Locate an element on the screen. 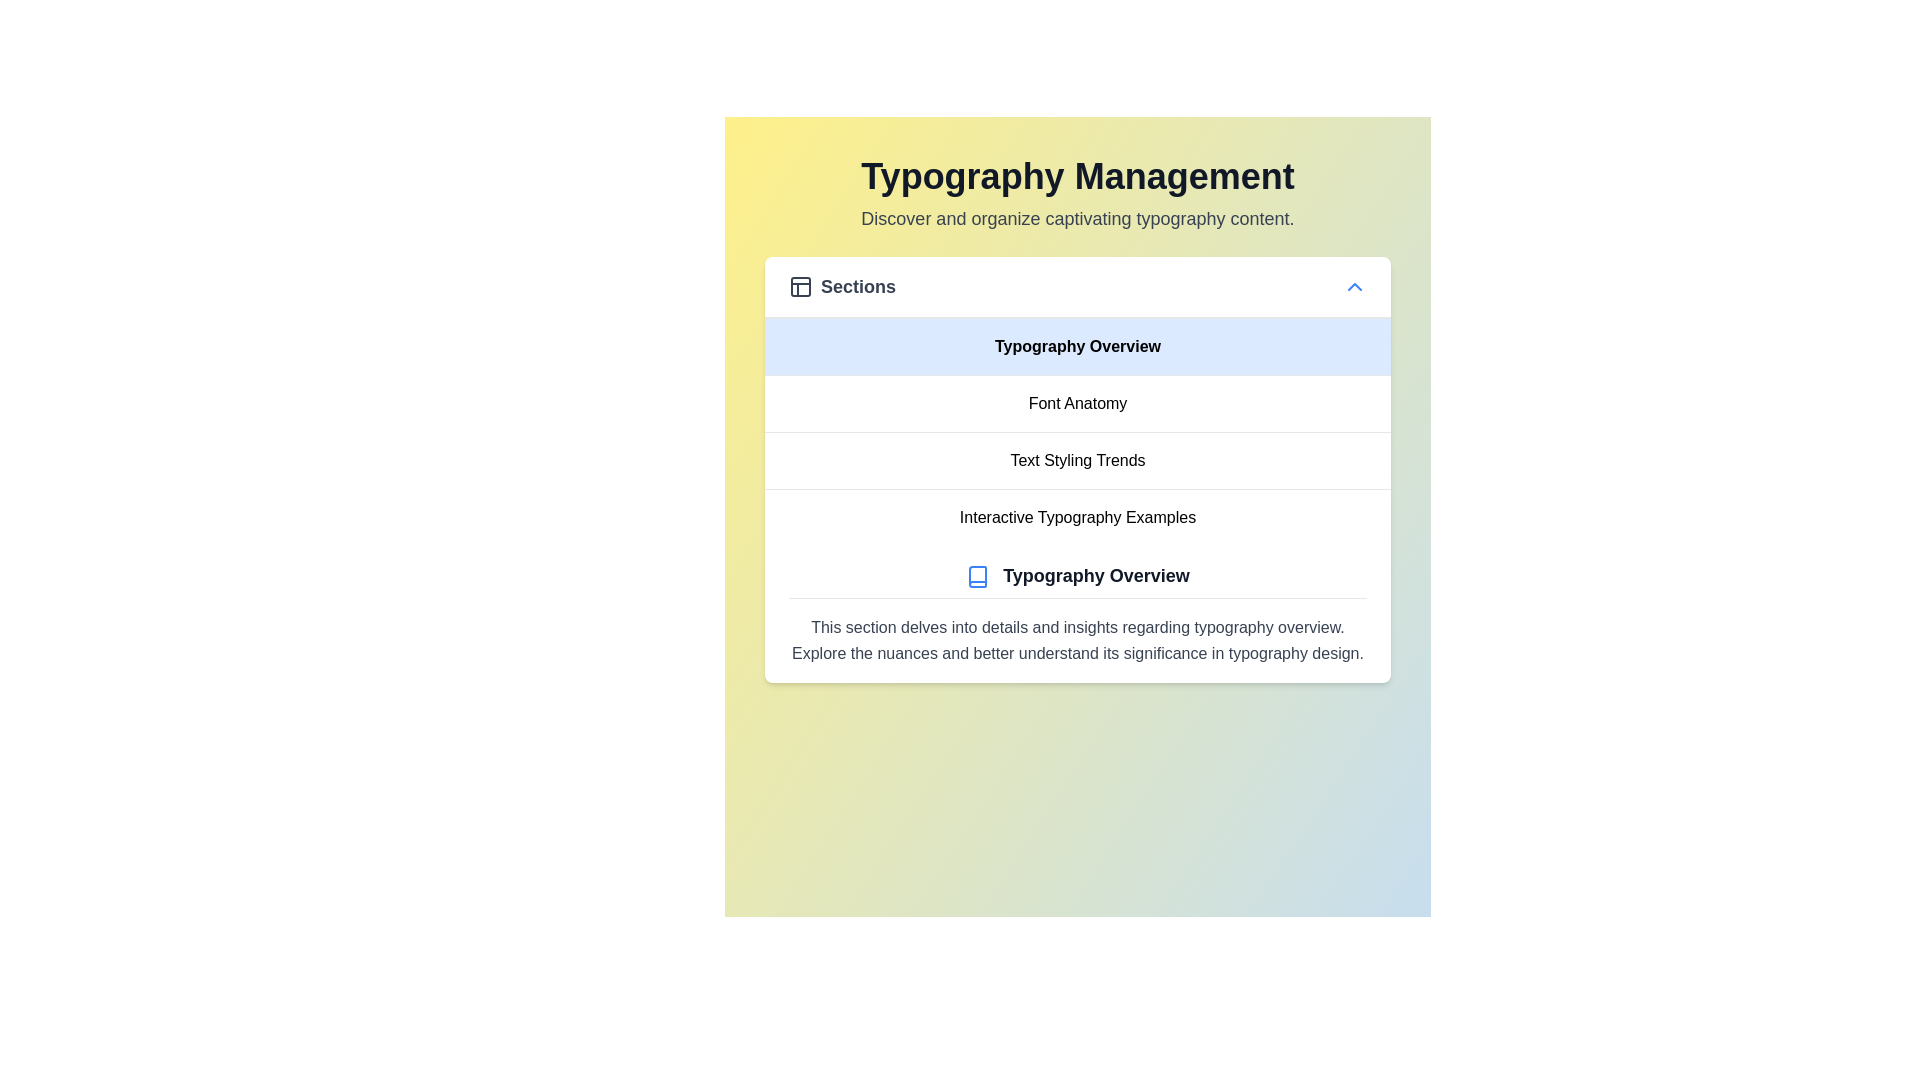 The image size is (1920, 1080). the main heading text element, which serves as the primary subject indicator of the page is located at coordinates (1077, 176).